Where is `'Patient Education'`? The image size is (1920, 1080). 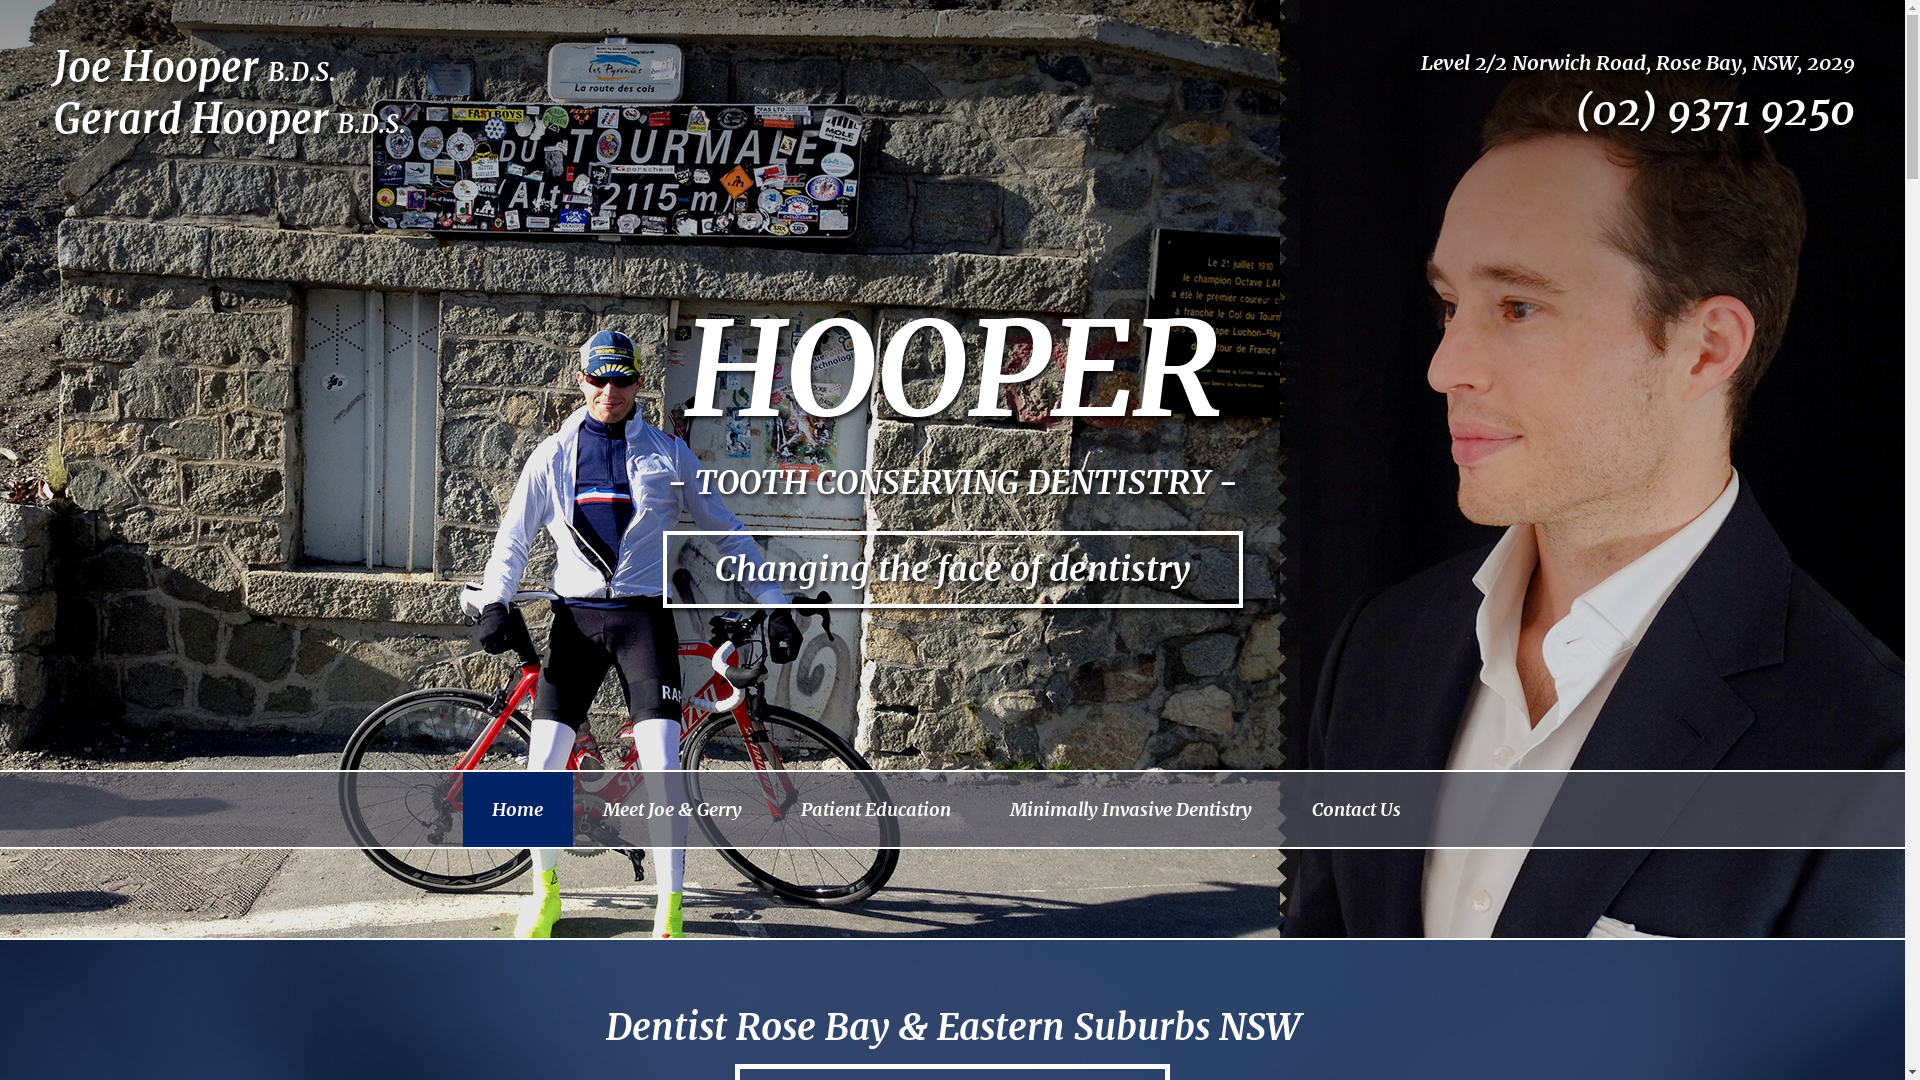
'Patient Education' is located at coordinates (875, 808).